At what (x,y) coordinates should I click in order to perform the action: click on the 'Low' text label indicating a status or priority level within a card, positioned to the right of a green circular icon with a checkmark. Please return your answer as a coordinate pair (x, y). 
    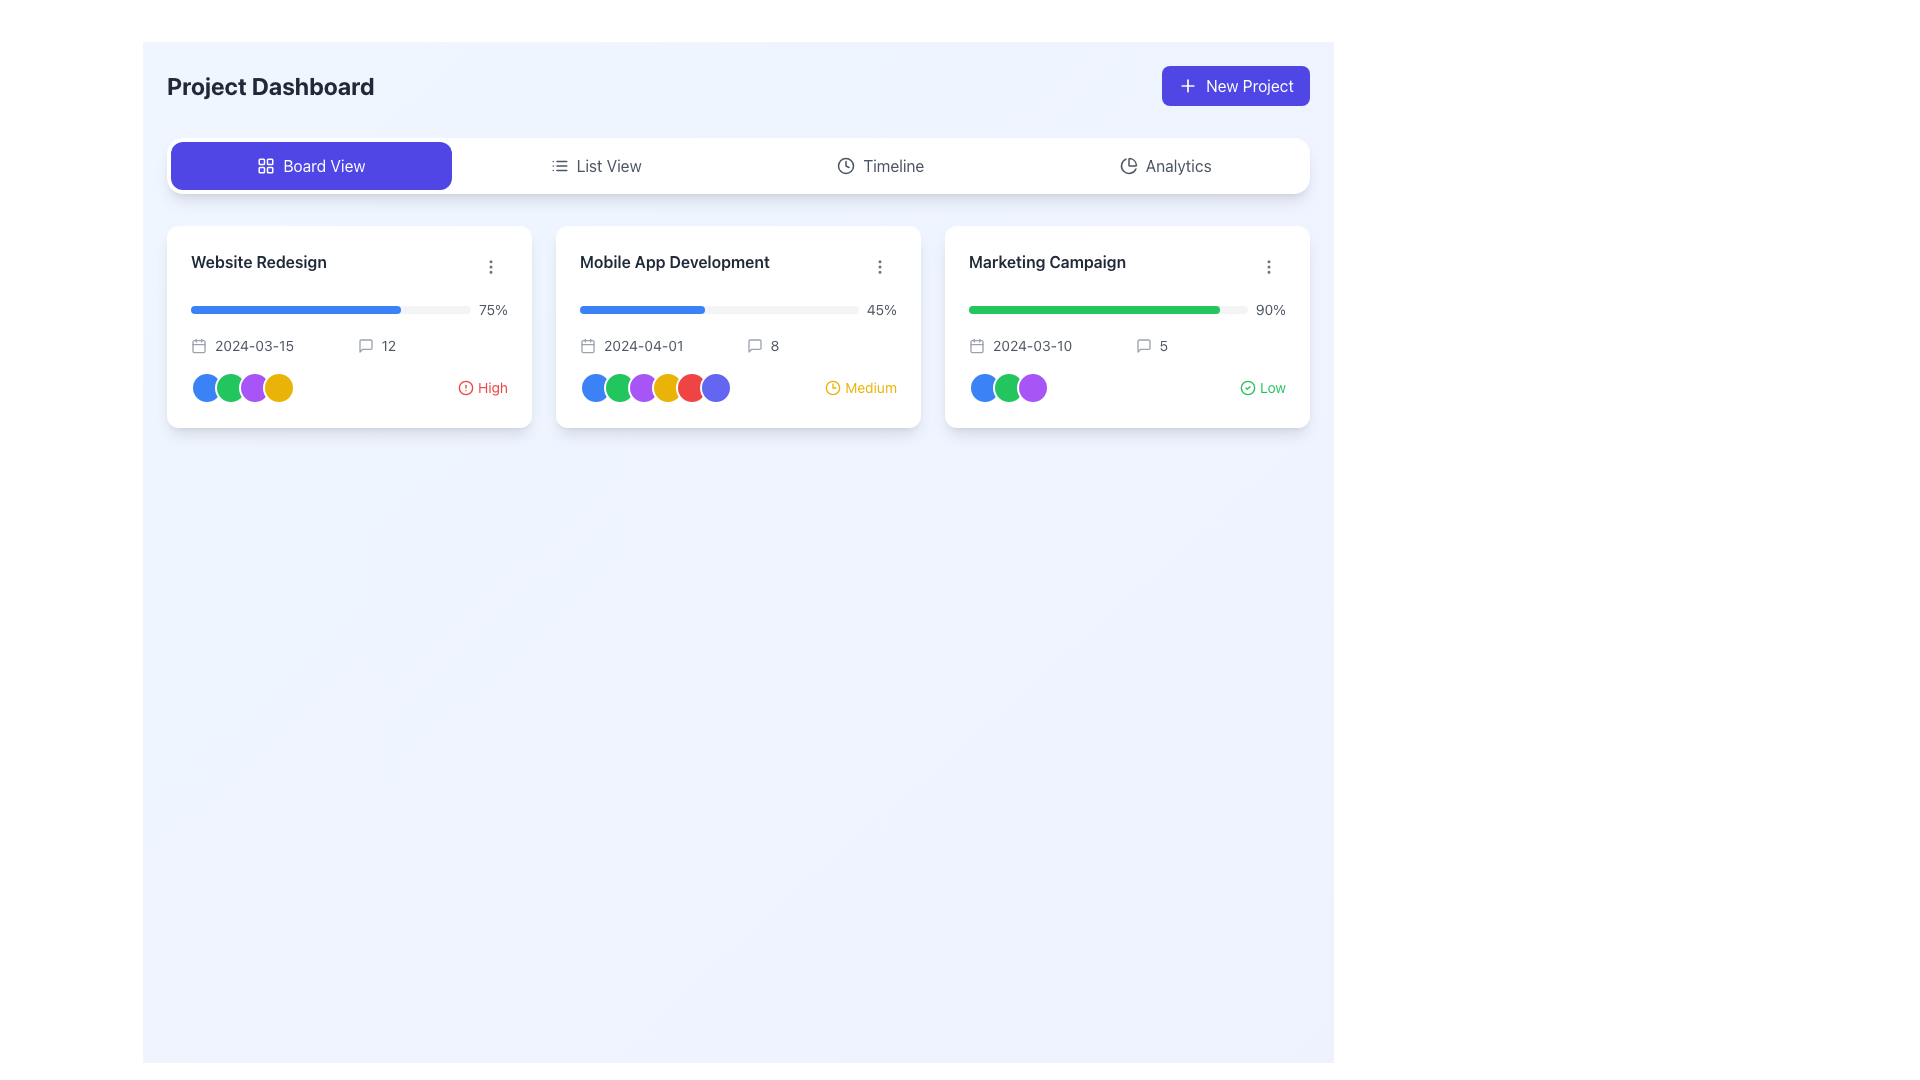
    Looking at the image, I should click on (1271, 388).